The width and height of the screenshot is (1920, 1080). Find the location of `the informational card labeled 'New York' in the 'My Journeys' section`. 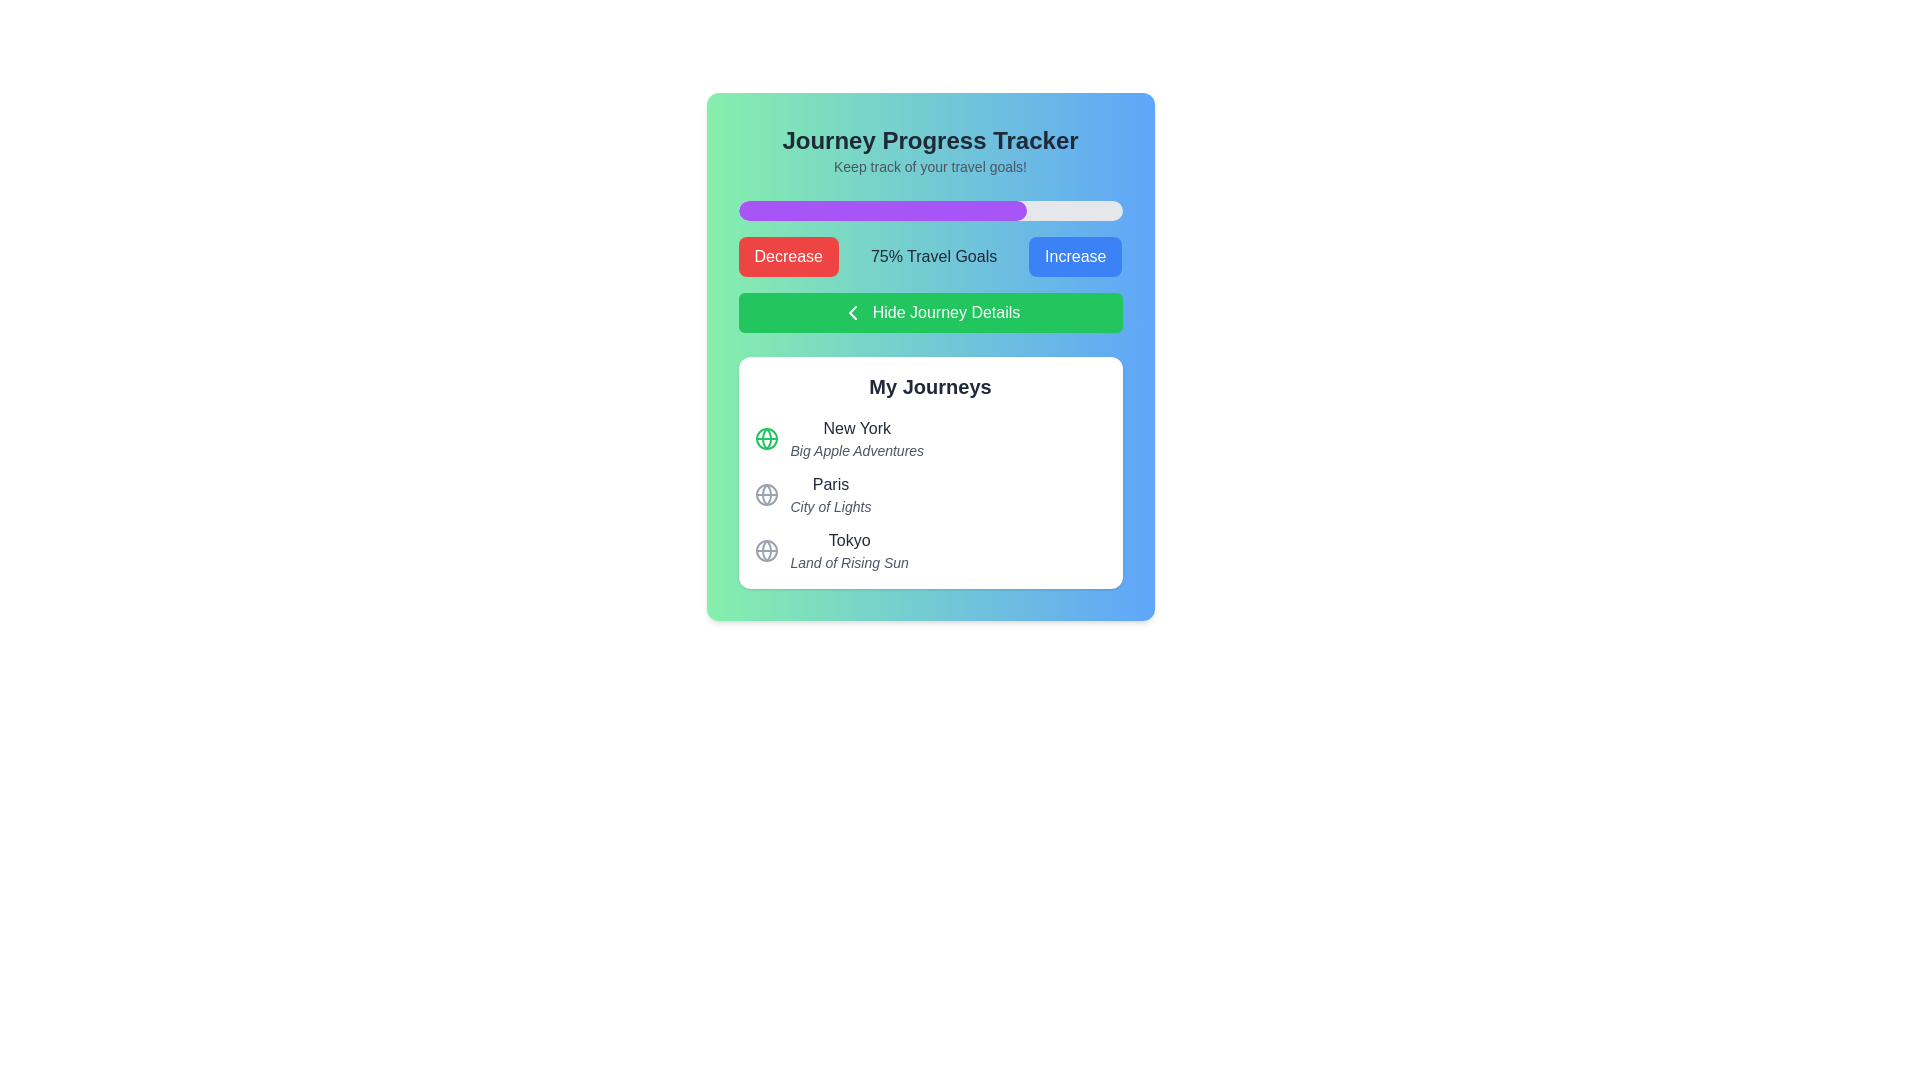

the informational card labeled 'New York' in the 'My Journeys' section is located at coordinates (929, 438).